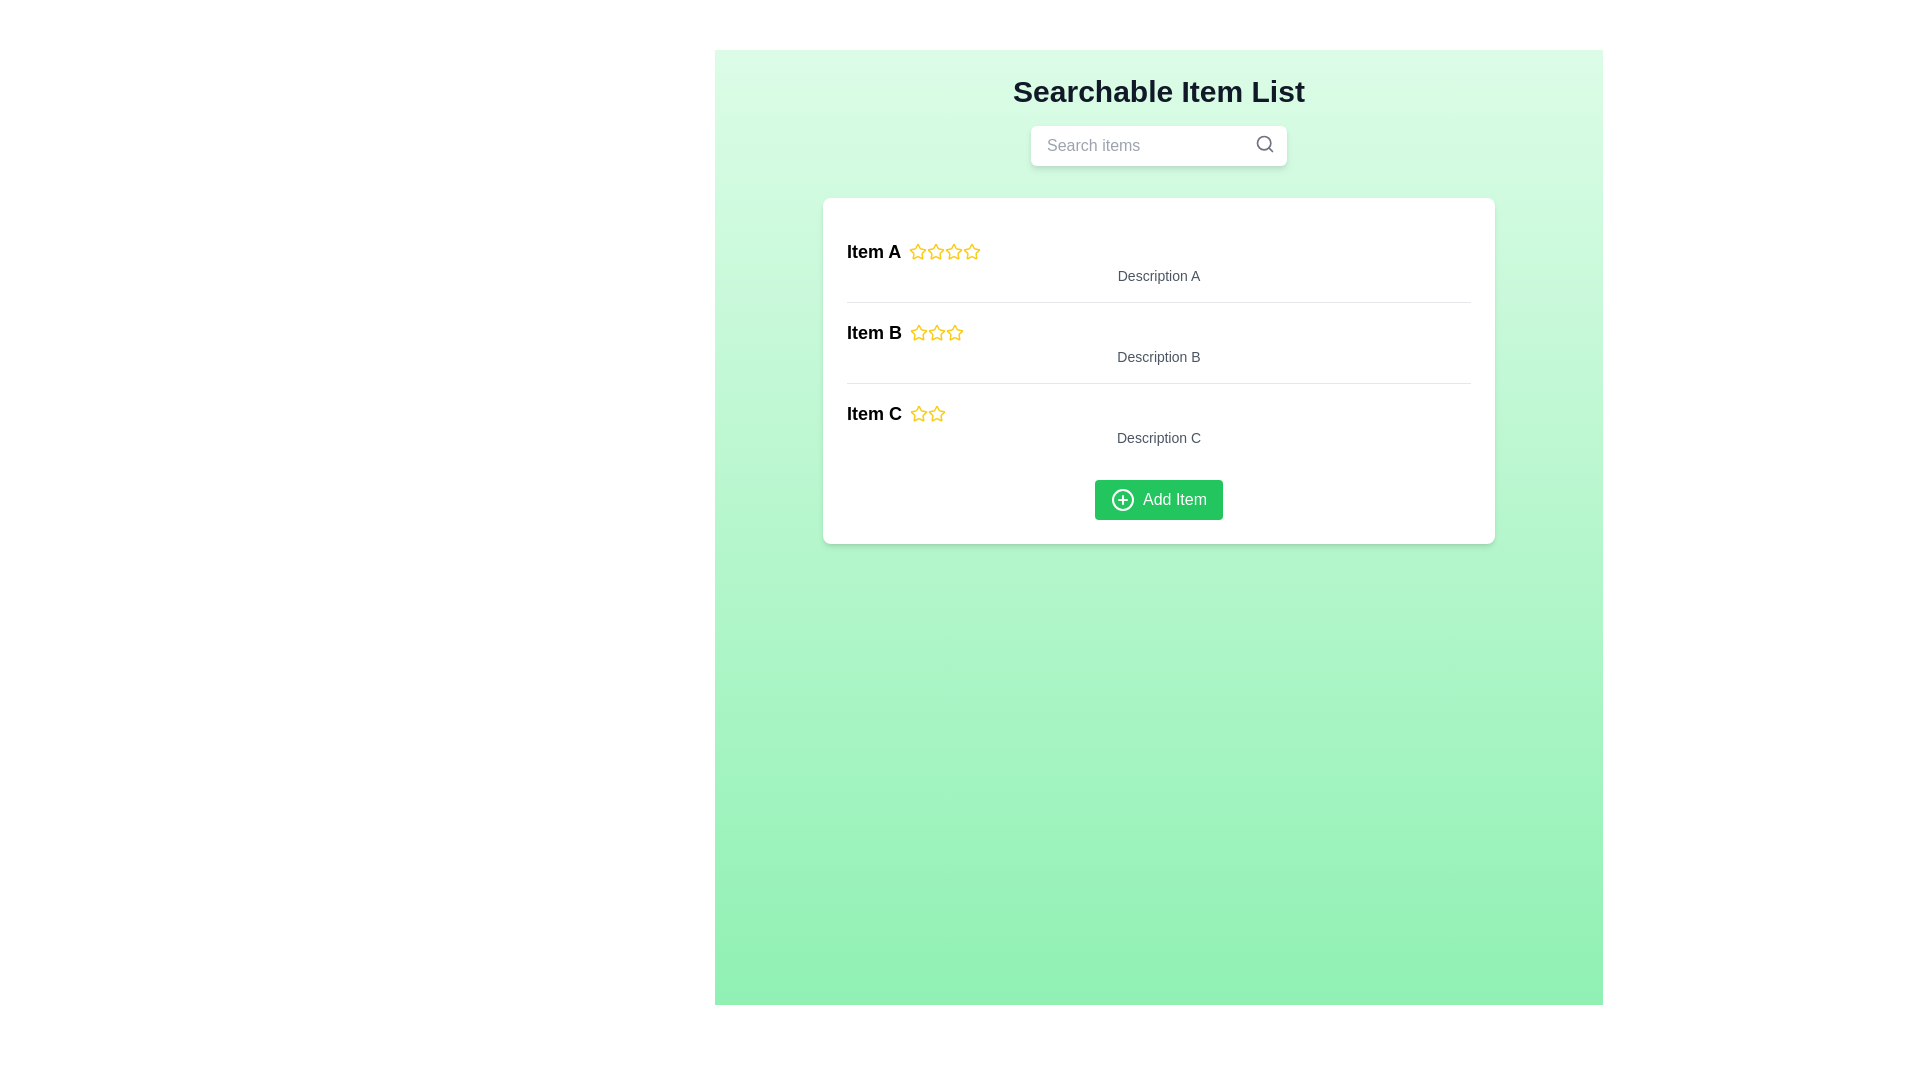 The height and width of the screenshot is (1080, 1920). Describe the element at coordinates (918, 331) in the screenshot. I see `the star icon` at that location.